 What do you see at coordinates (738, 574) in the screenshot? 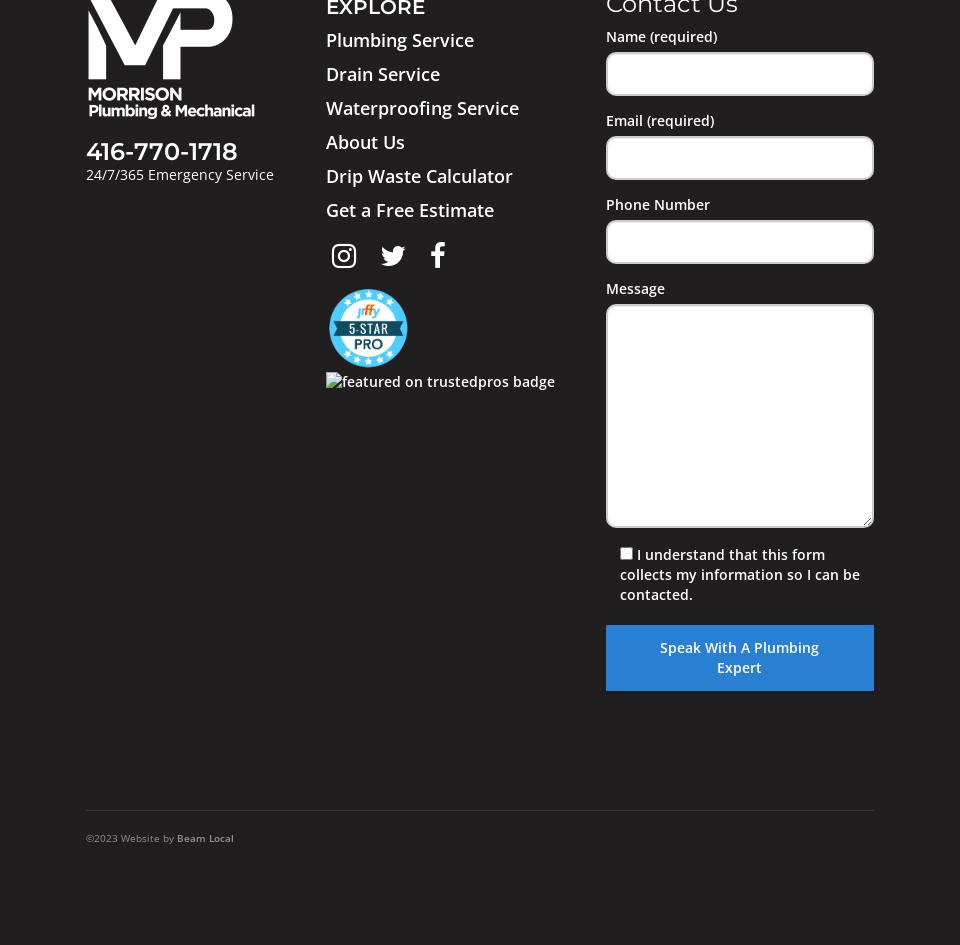
I see `'I understand that this form collects my information so I can be contacted.'` at bounding box center [738, 574].